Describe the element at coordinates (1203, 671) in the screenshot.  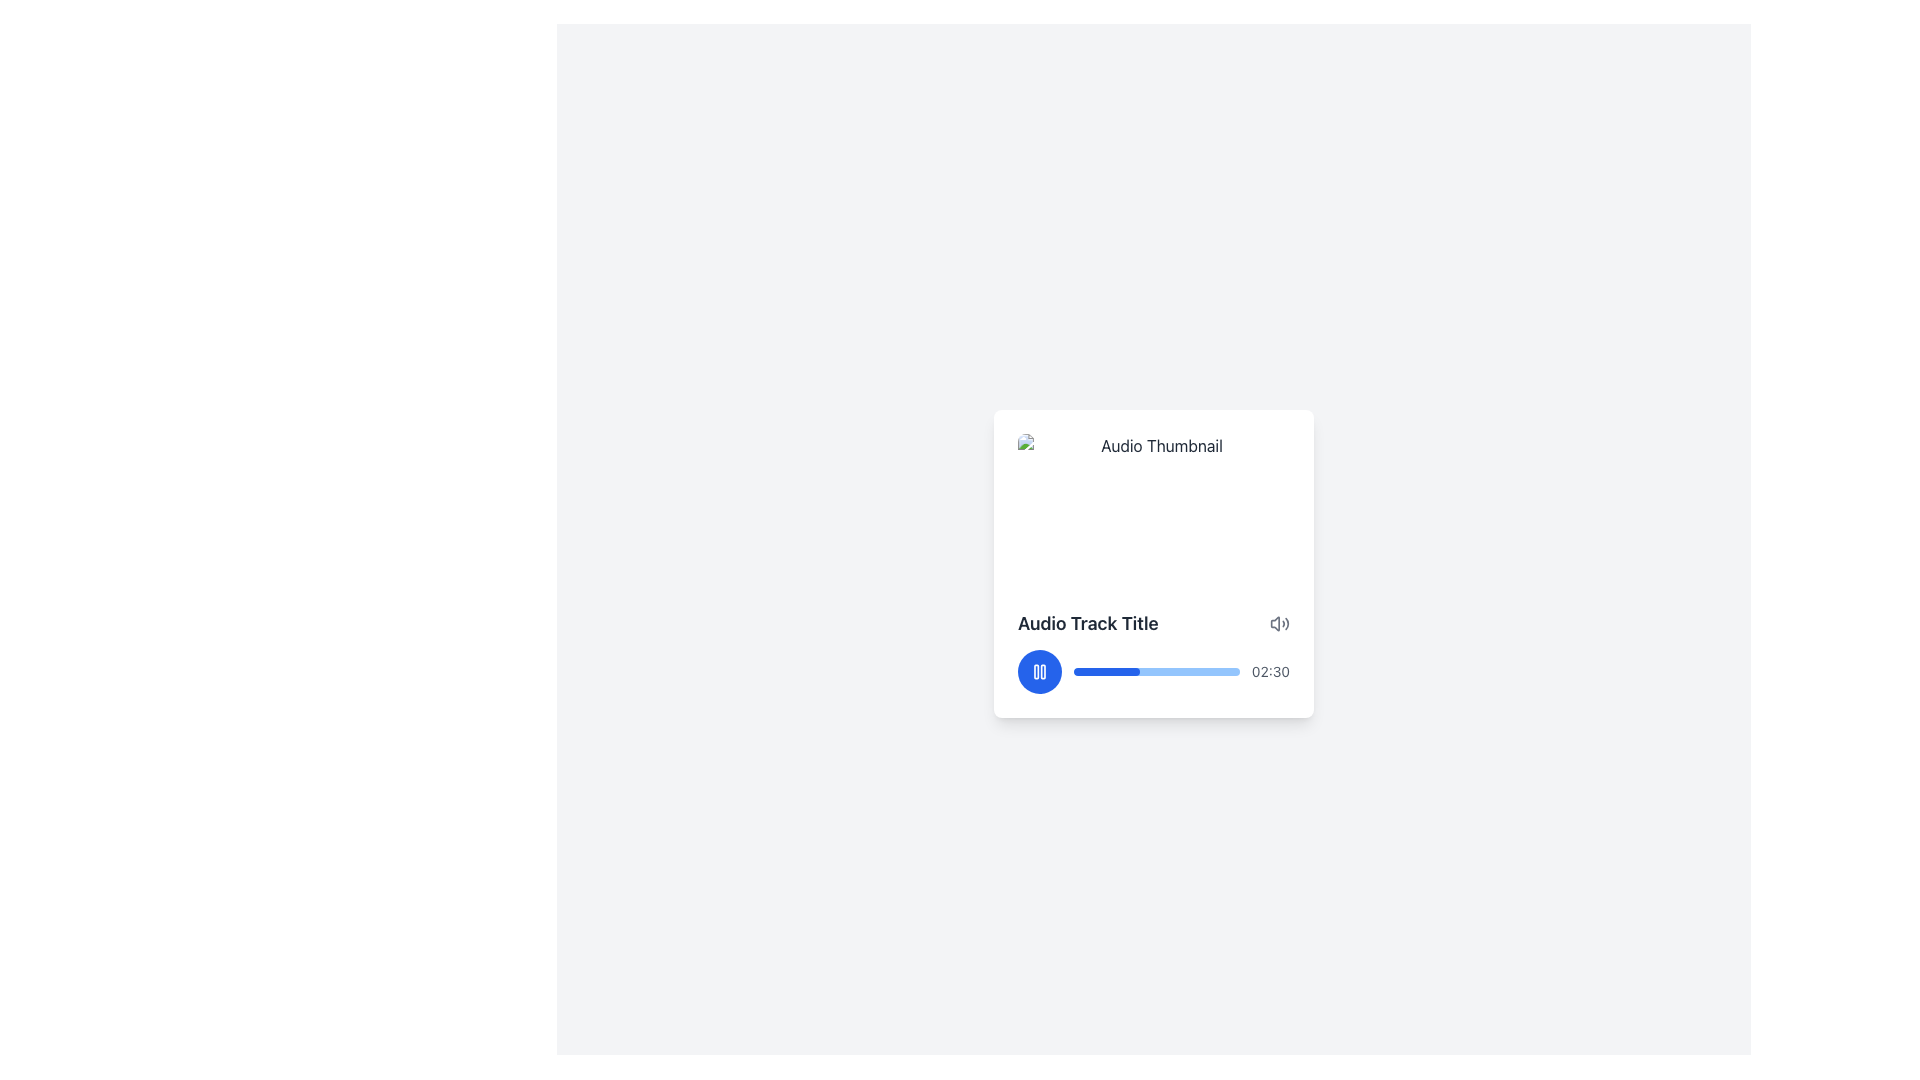
I see `audio track progress` at that location.